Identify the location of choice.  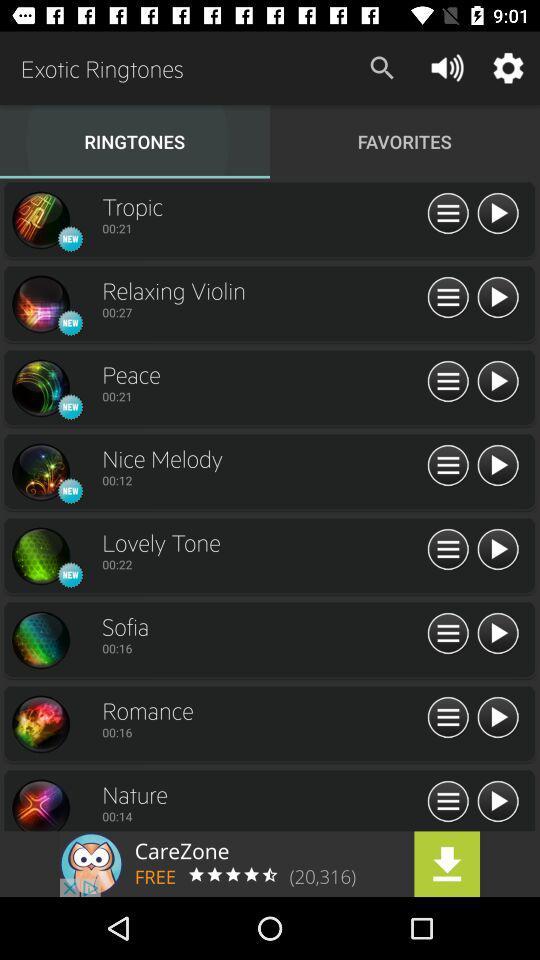
(40, 639).